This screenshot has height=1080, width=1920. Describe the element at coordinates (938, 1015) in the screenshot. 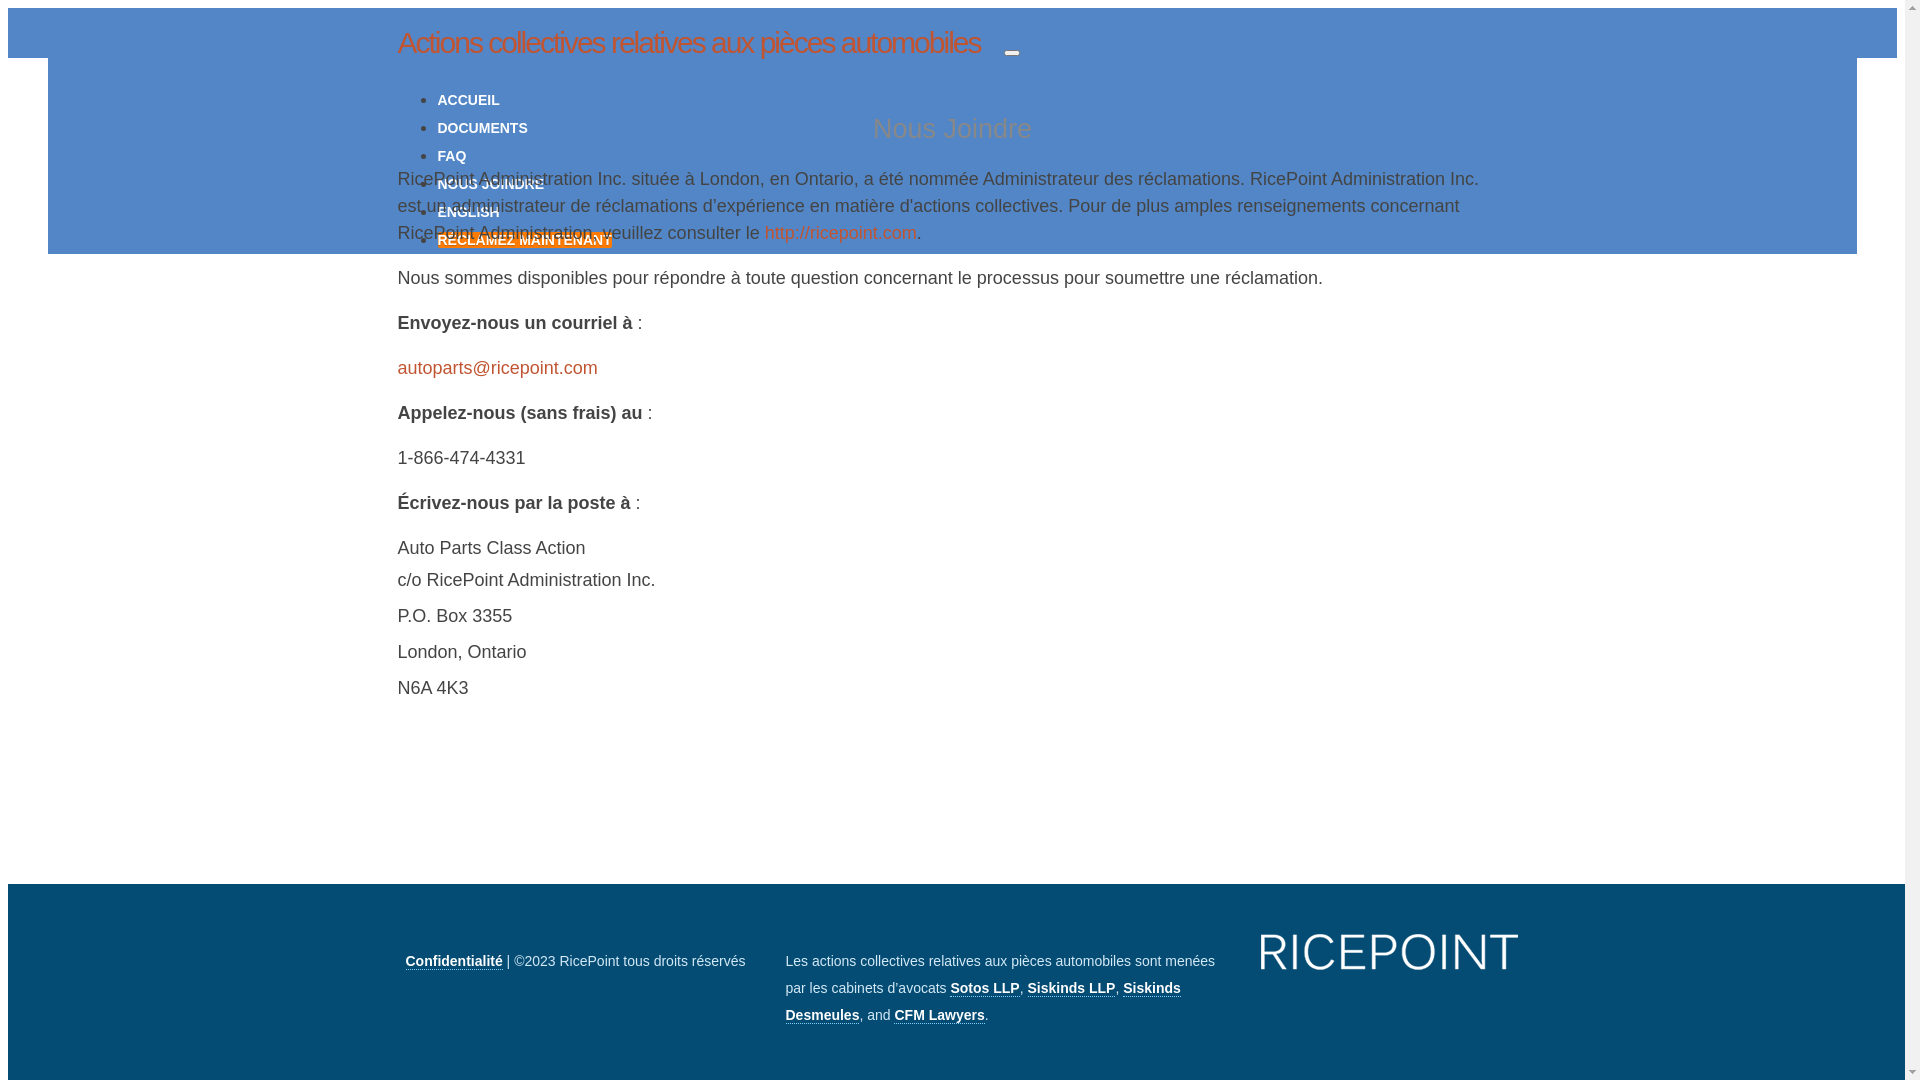

I see `'CFM Lawyers'` at that location.